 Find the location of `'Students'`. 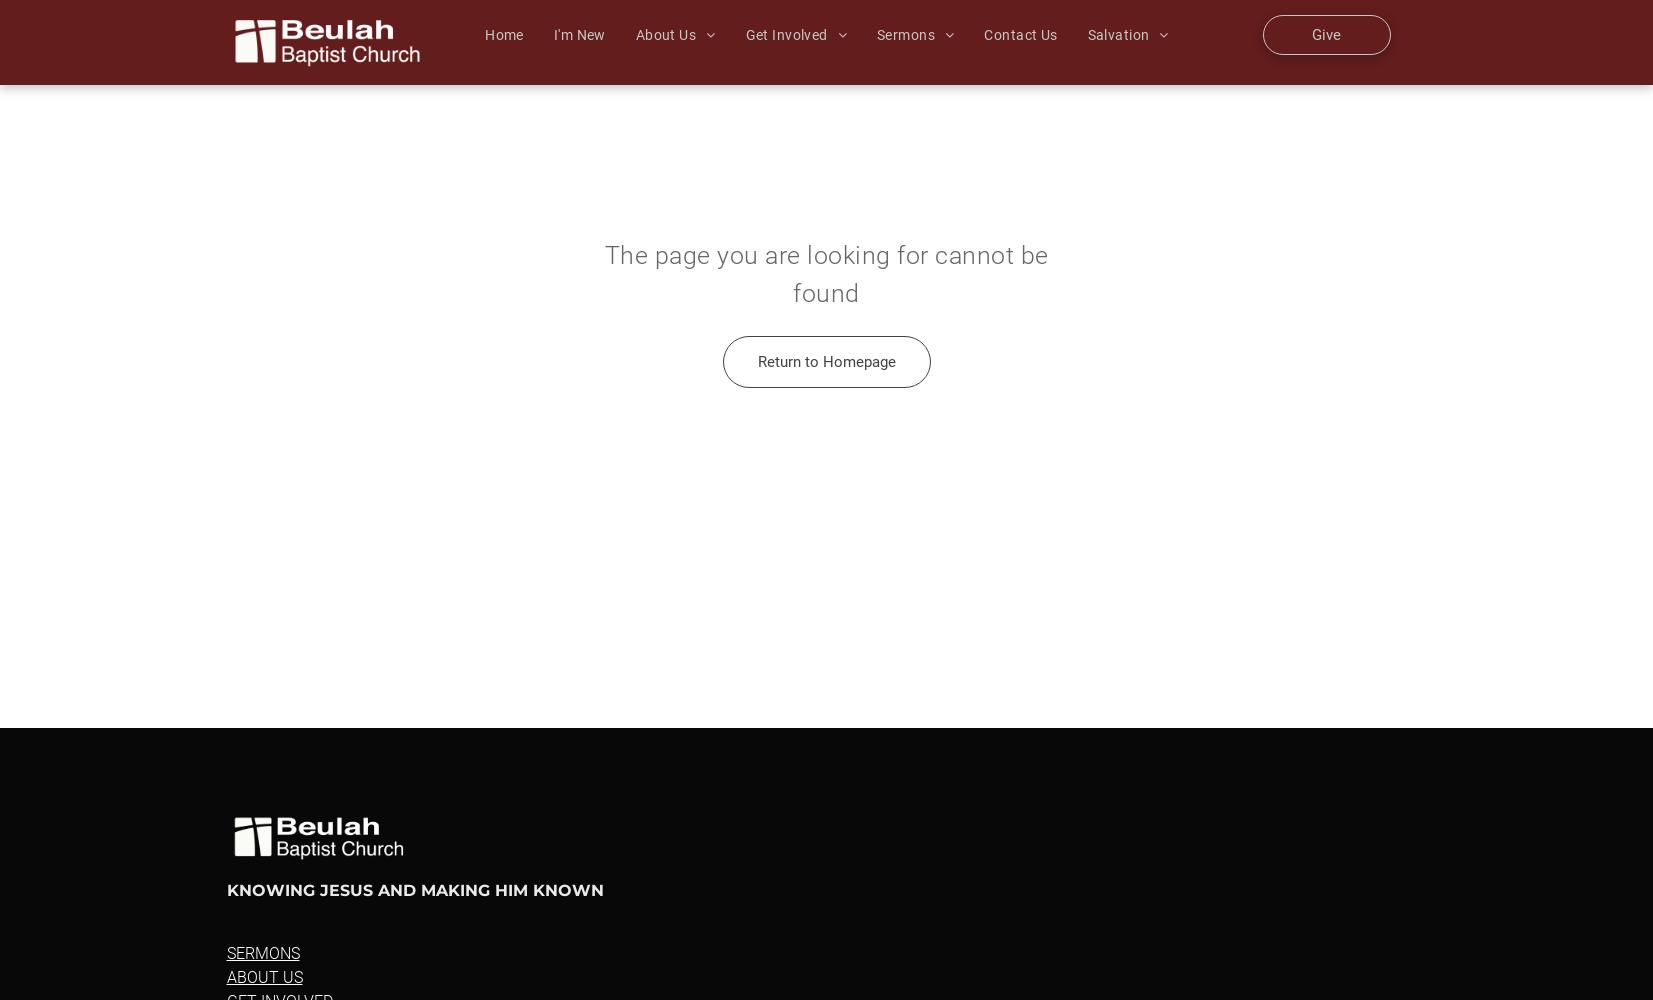

'Students' is located at coordinates (790, 157).